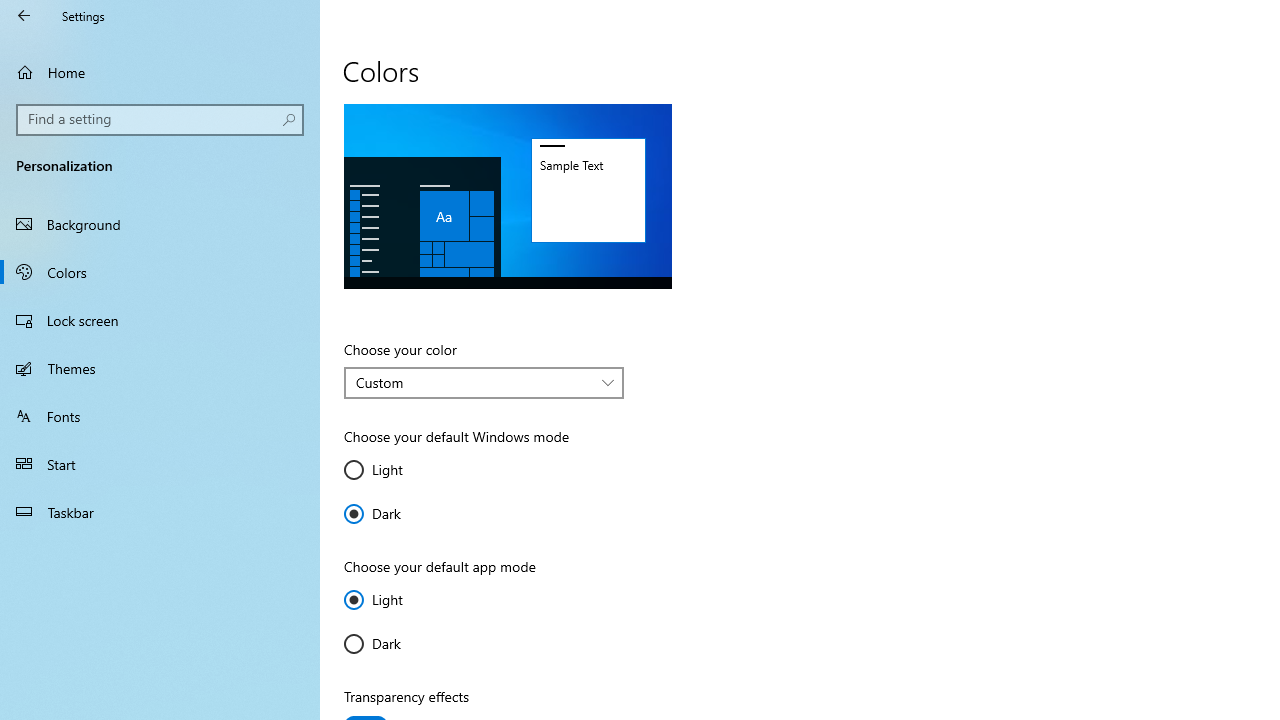  What do you see at coordinates (160, 510) in the screenshot?
I see `'Taskbar'` at bounding box center [160, 510].